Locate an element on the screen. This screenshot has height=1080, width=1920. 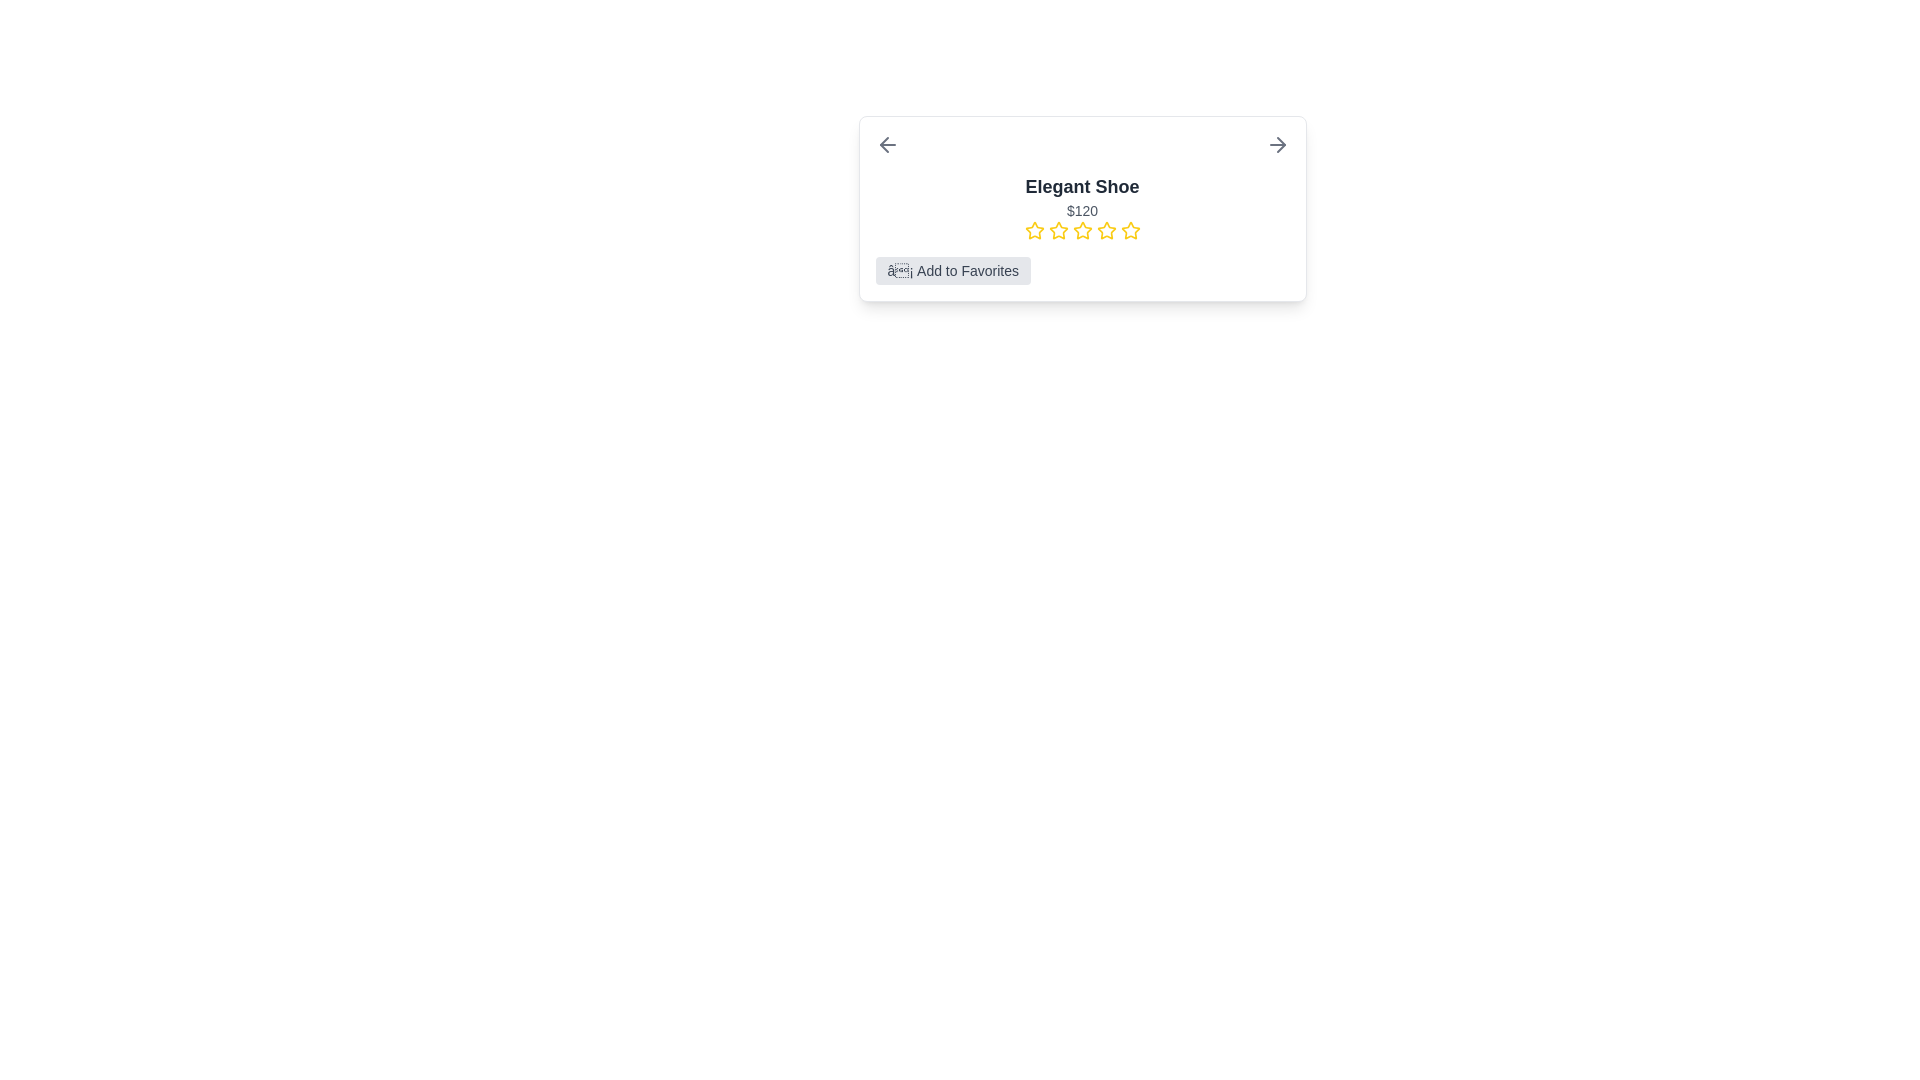
the third star icon in the rating component below the 'Elegant Shoe' heading to interact for rating is located at coordinates (1057, 230).